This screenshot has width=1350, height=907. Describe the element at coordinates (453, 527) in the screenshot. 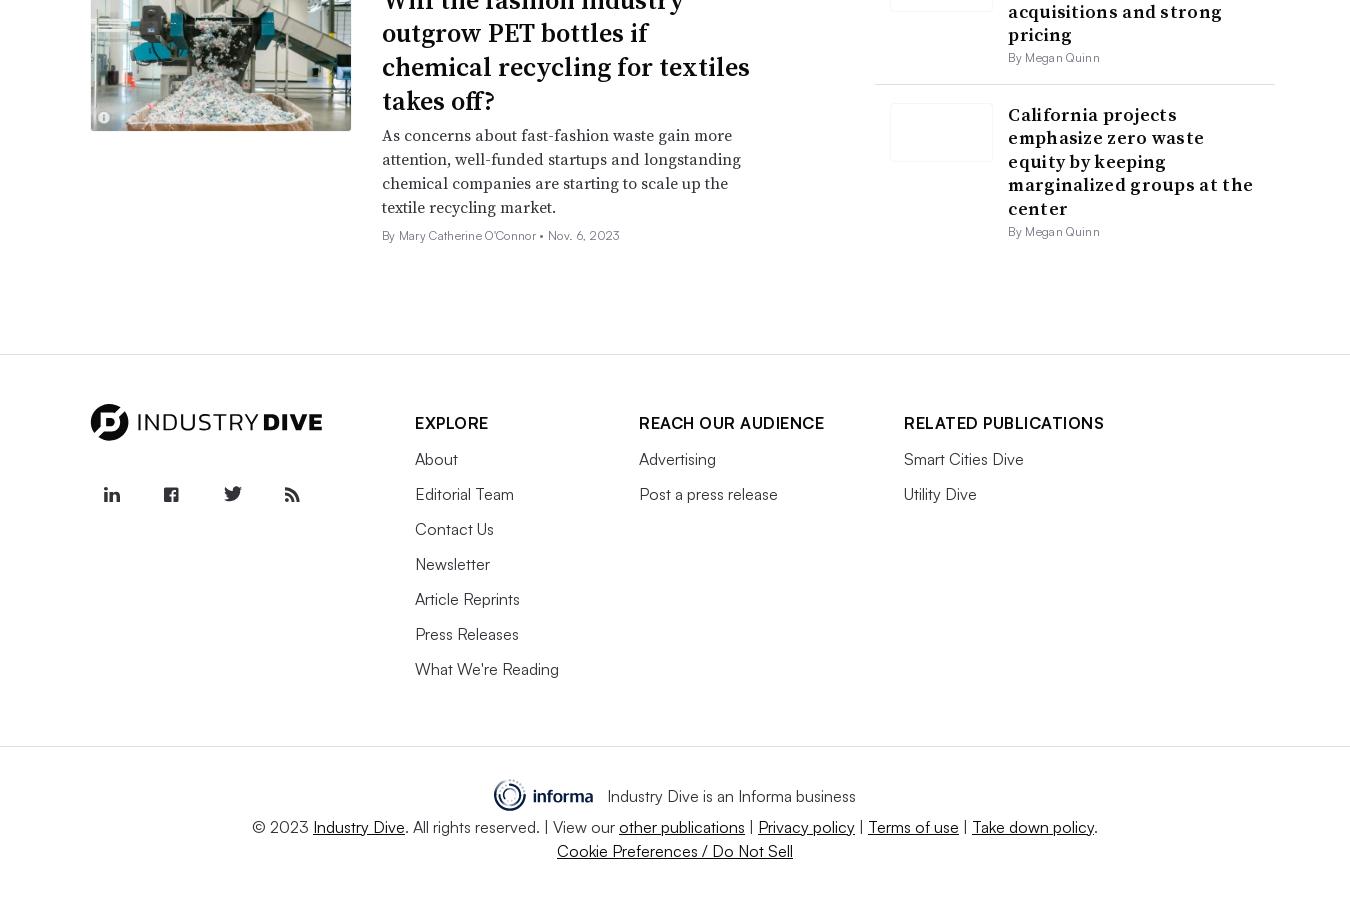

I see `'Contact Us'` at that location.